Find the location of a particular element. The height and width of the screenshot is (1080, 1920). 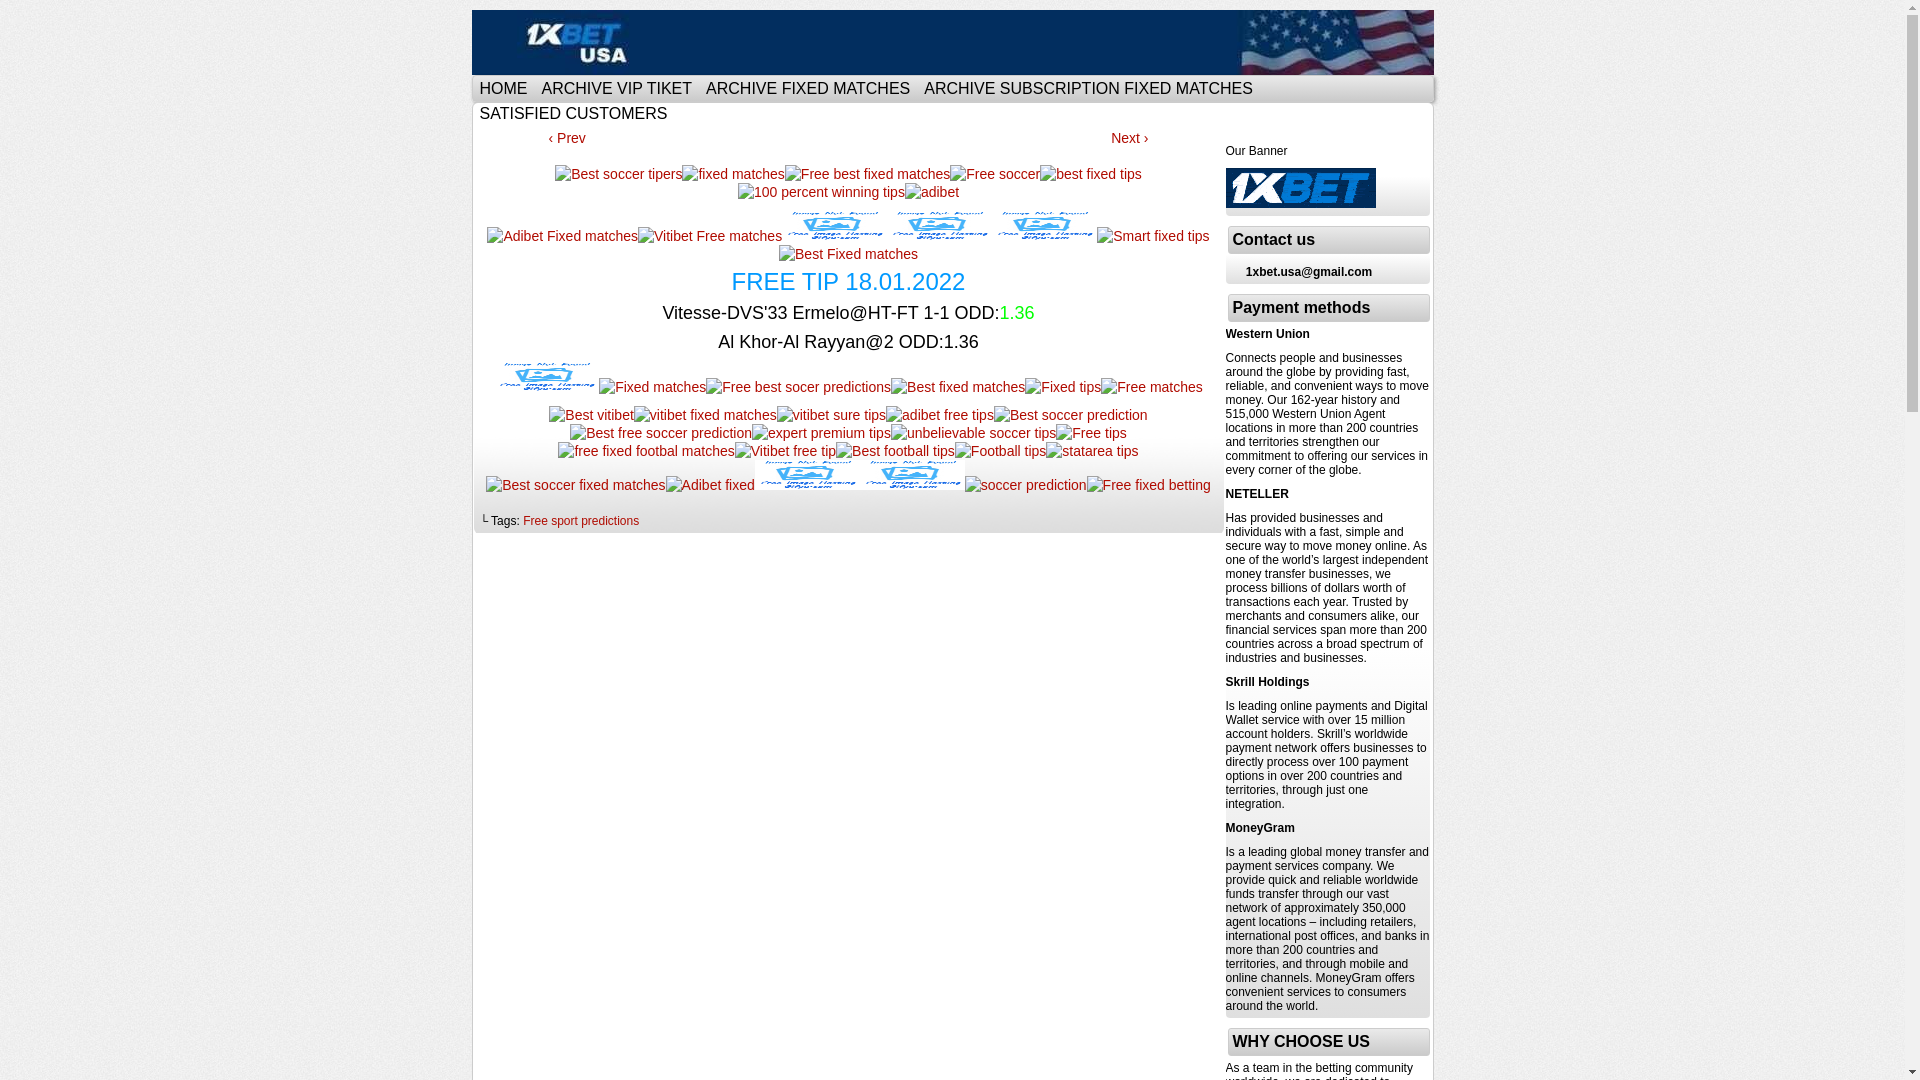

'Best Fixed matches' is located at coordinates (848, 253).